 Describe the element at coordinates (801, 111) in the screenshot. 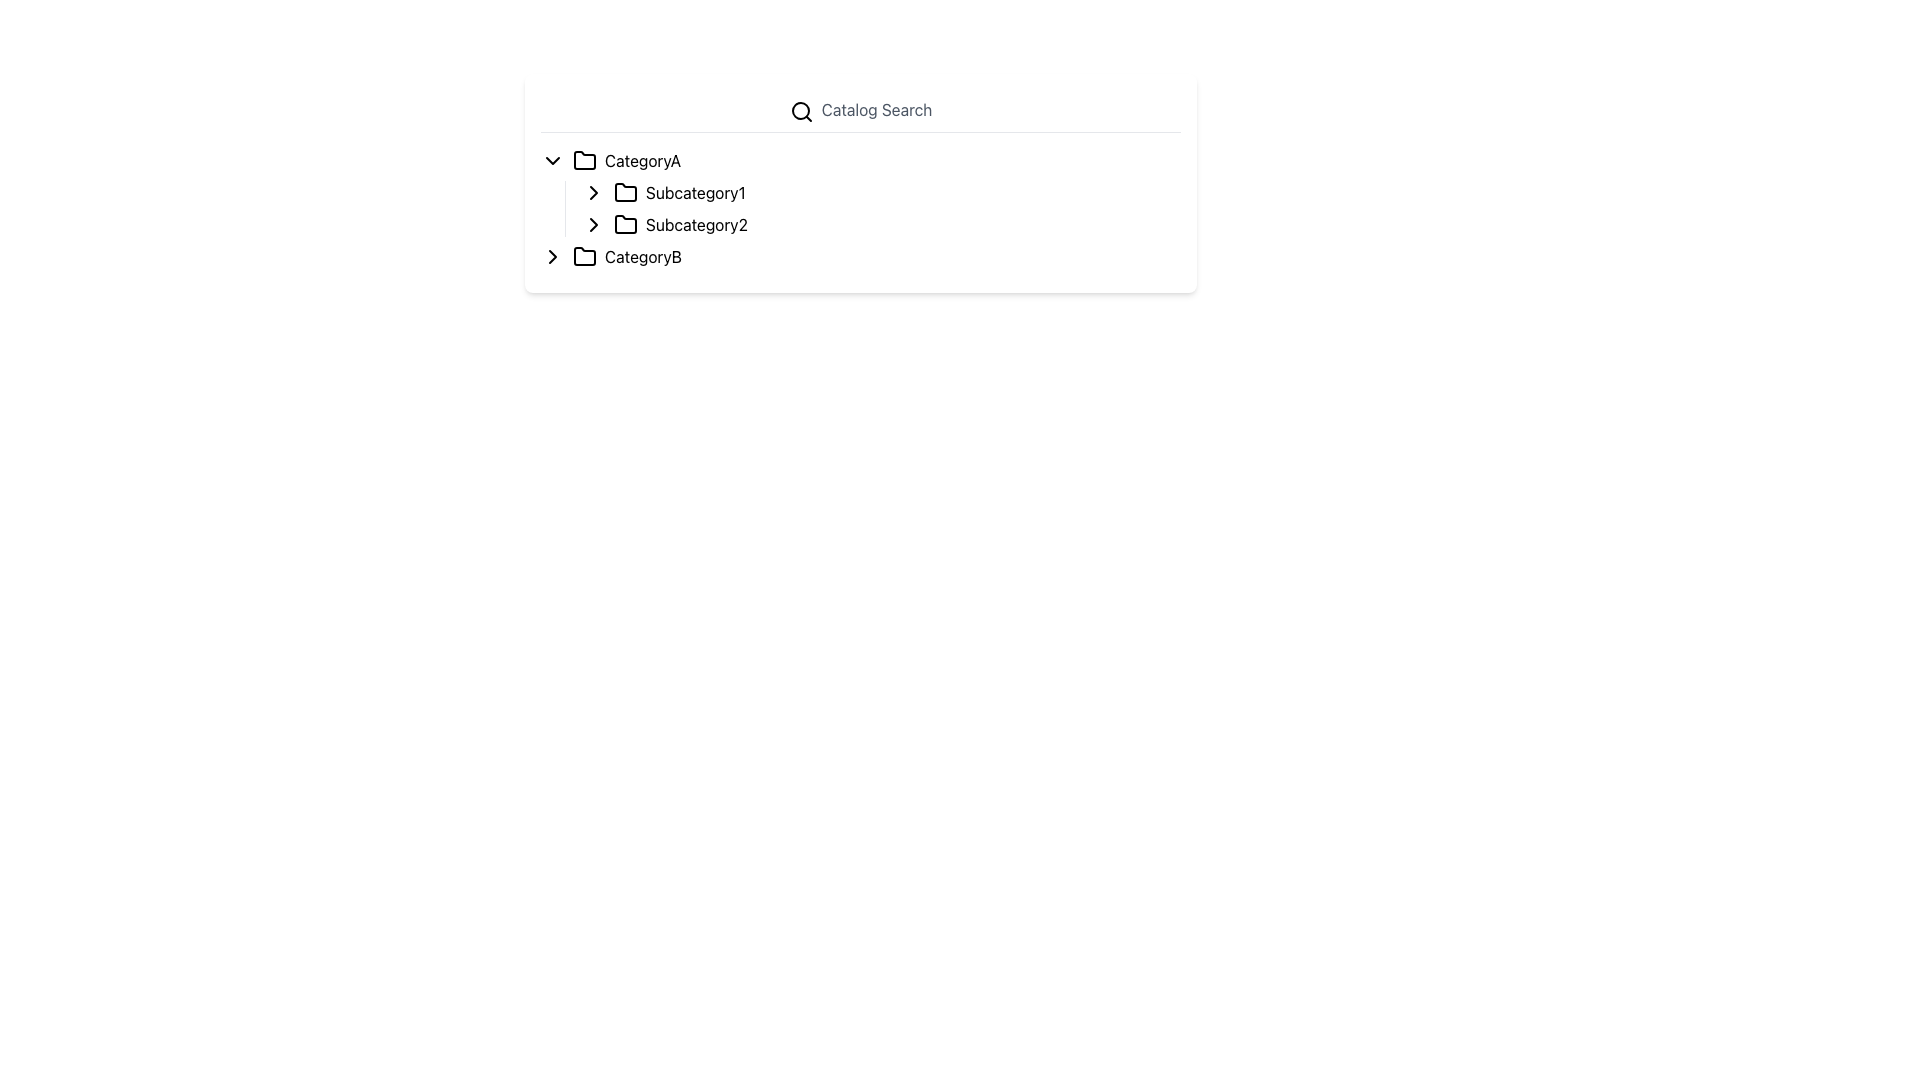

I see `the search icon represented by a magnifying glass located in the header section labeled 'Catalog Search' to initiate a search action` at that location.